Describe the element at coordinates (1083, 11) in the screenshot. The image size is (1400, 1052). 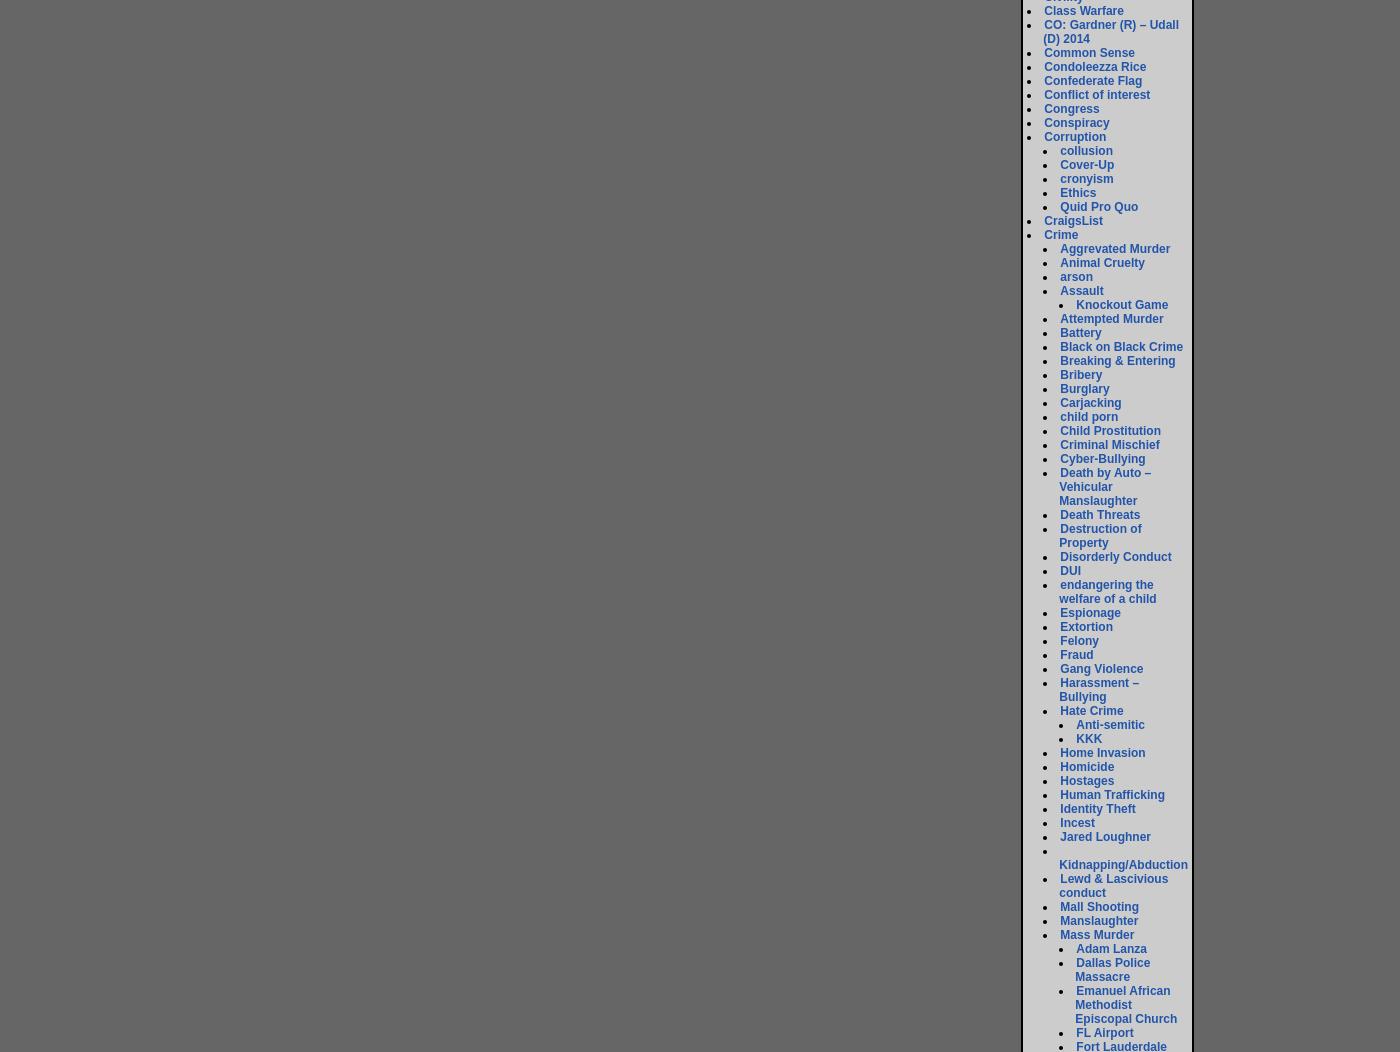
I see `'Class Warfare'` at that location.